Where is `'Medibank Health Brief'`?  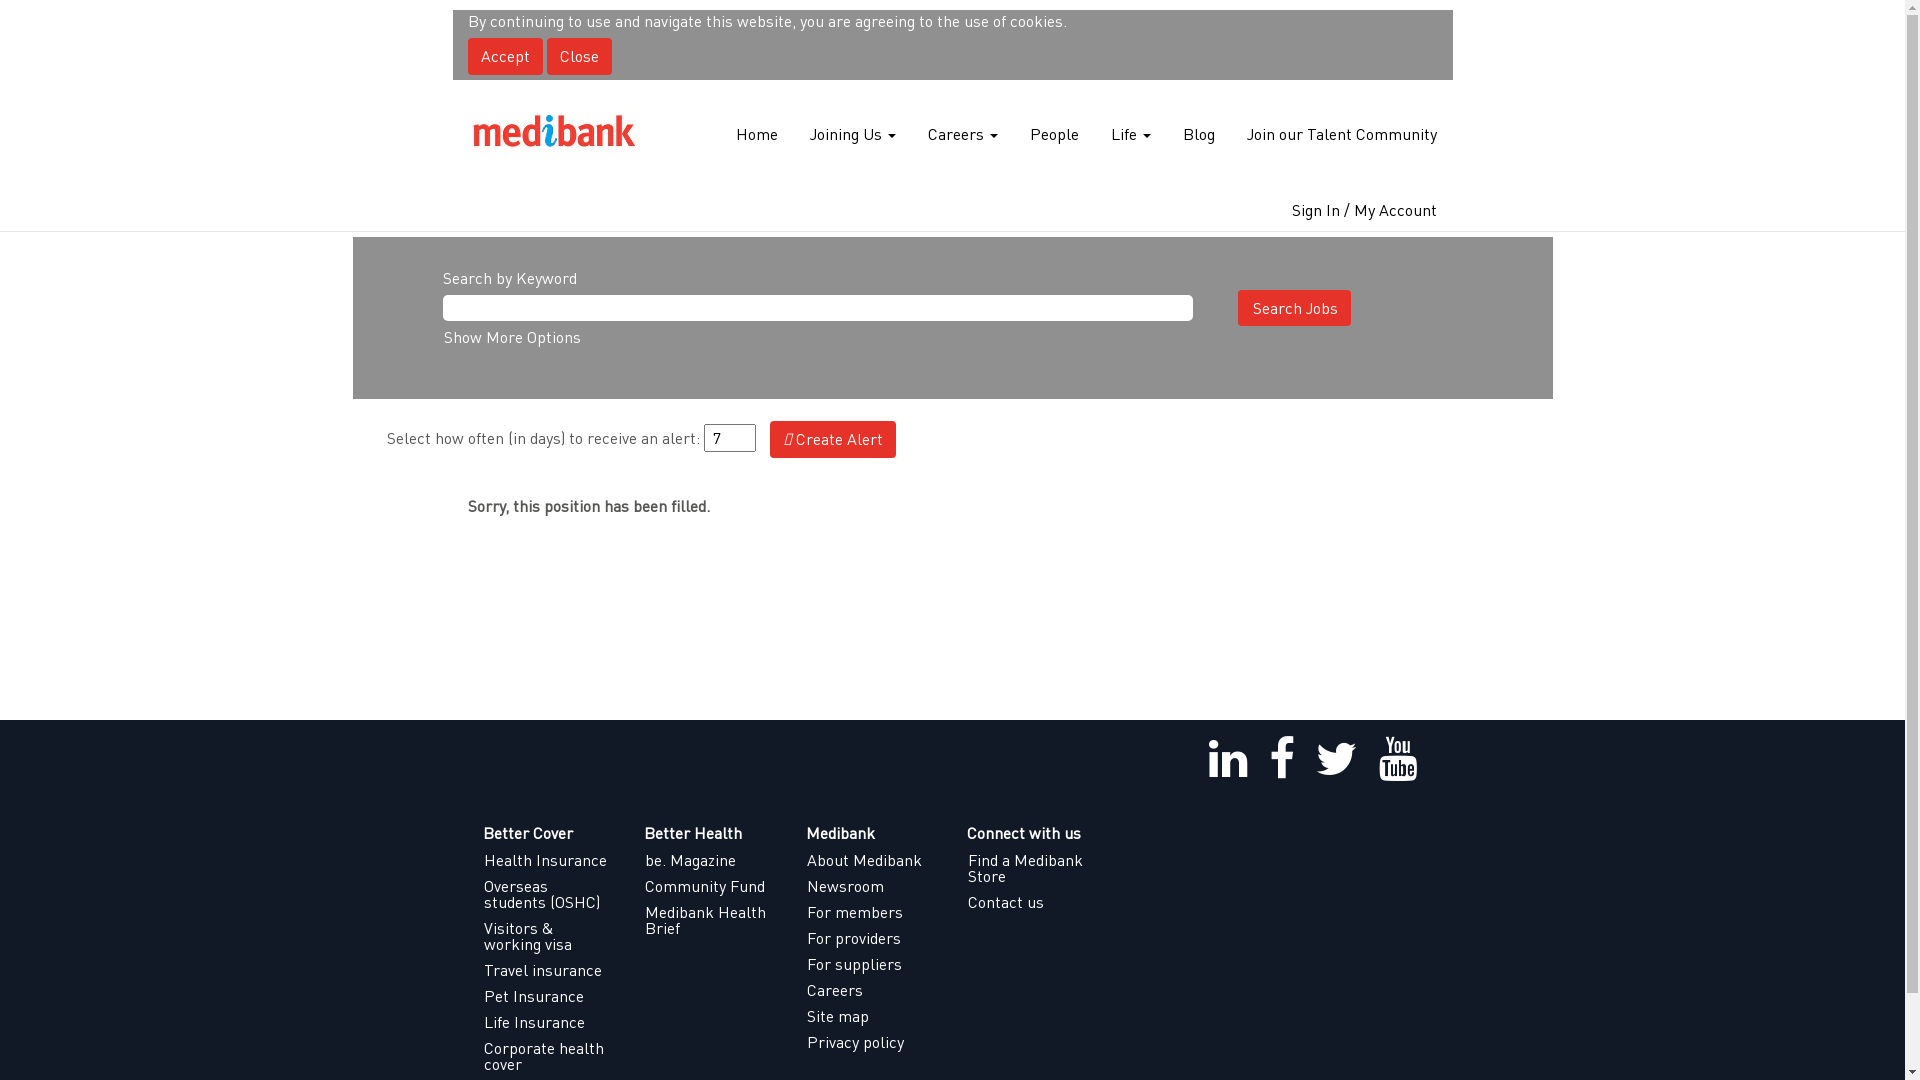
'Medibank Health Brief' is located at coordinates (710, 920).